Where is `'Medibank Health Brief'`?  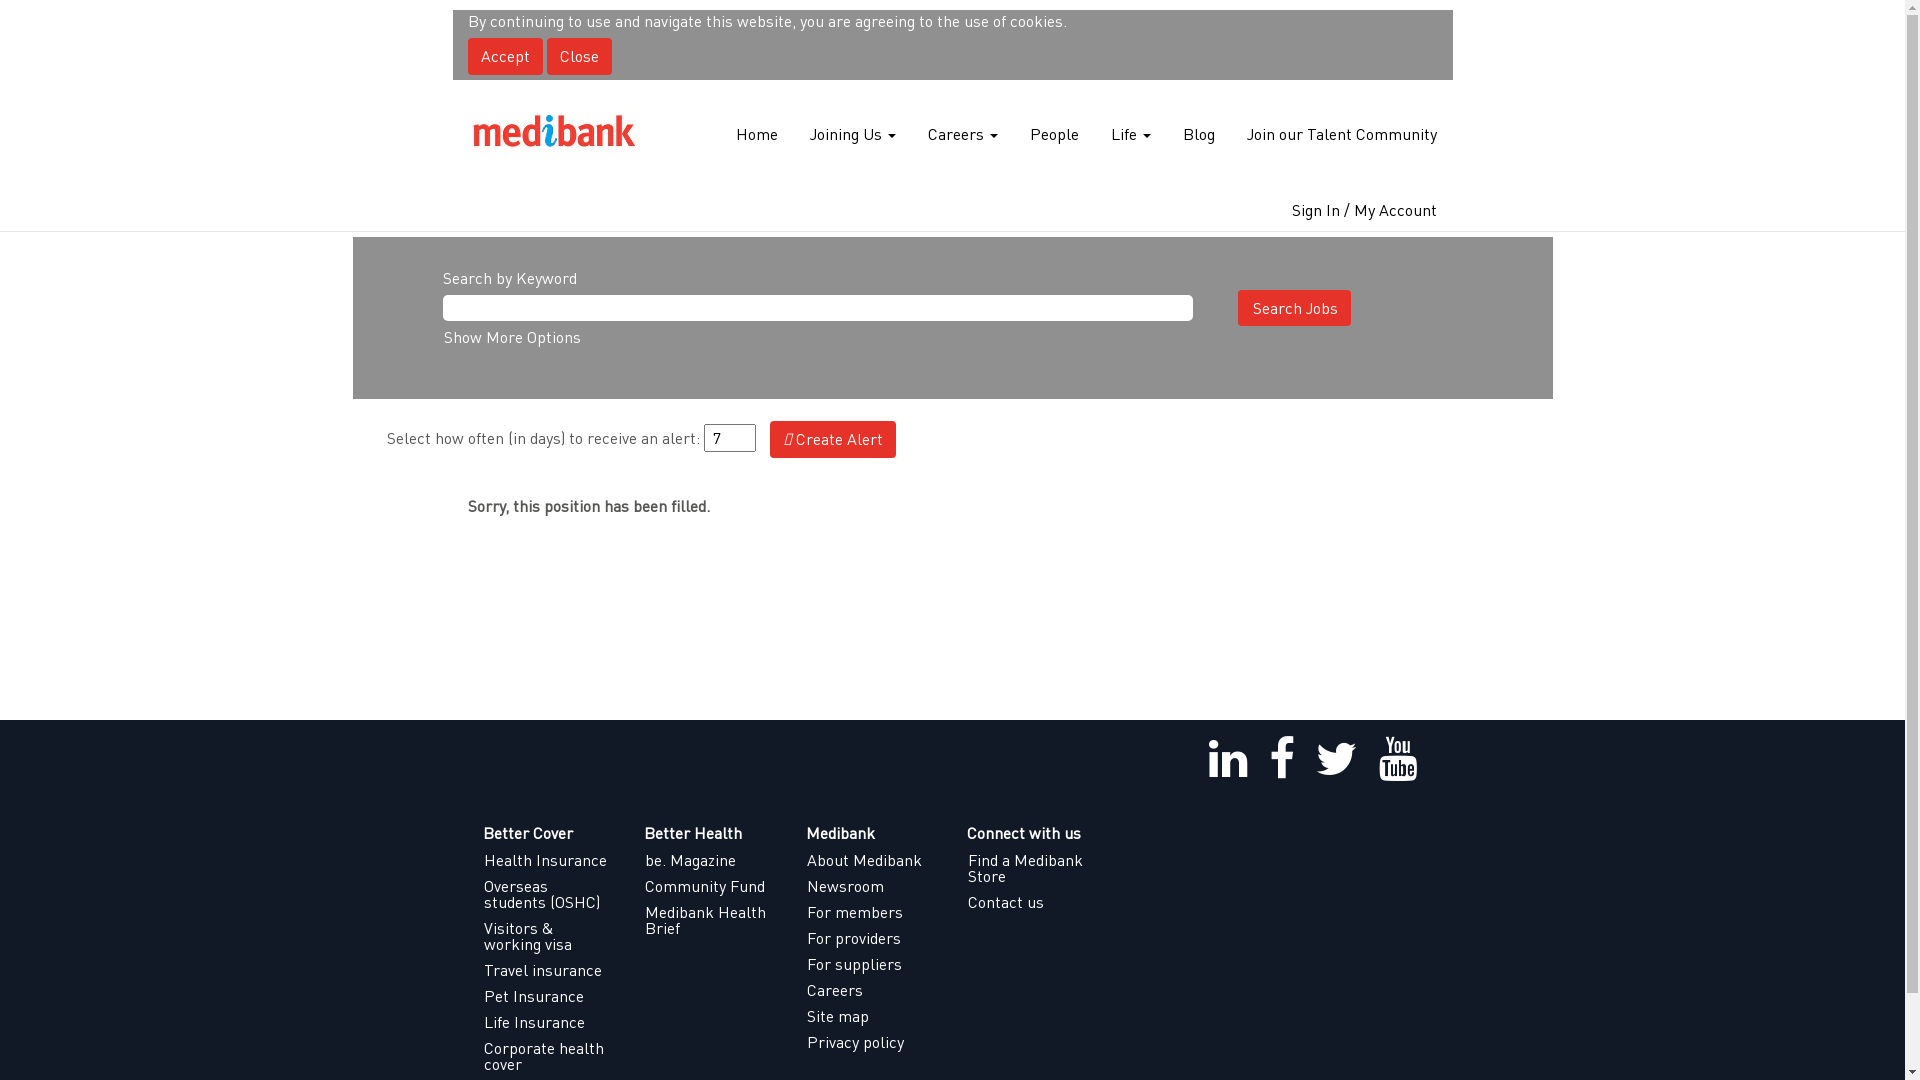
'Medibank Health Brief' is located at coordinates (710, 920).